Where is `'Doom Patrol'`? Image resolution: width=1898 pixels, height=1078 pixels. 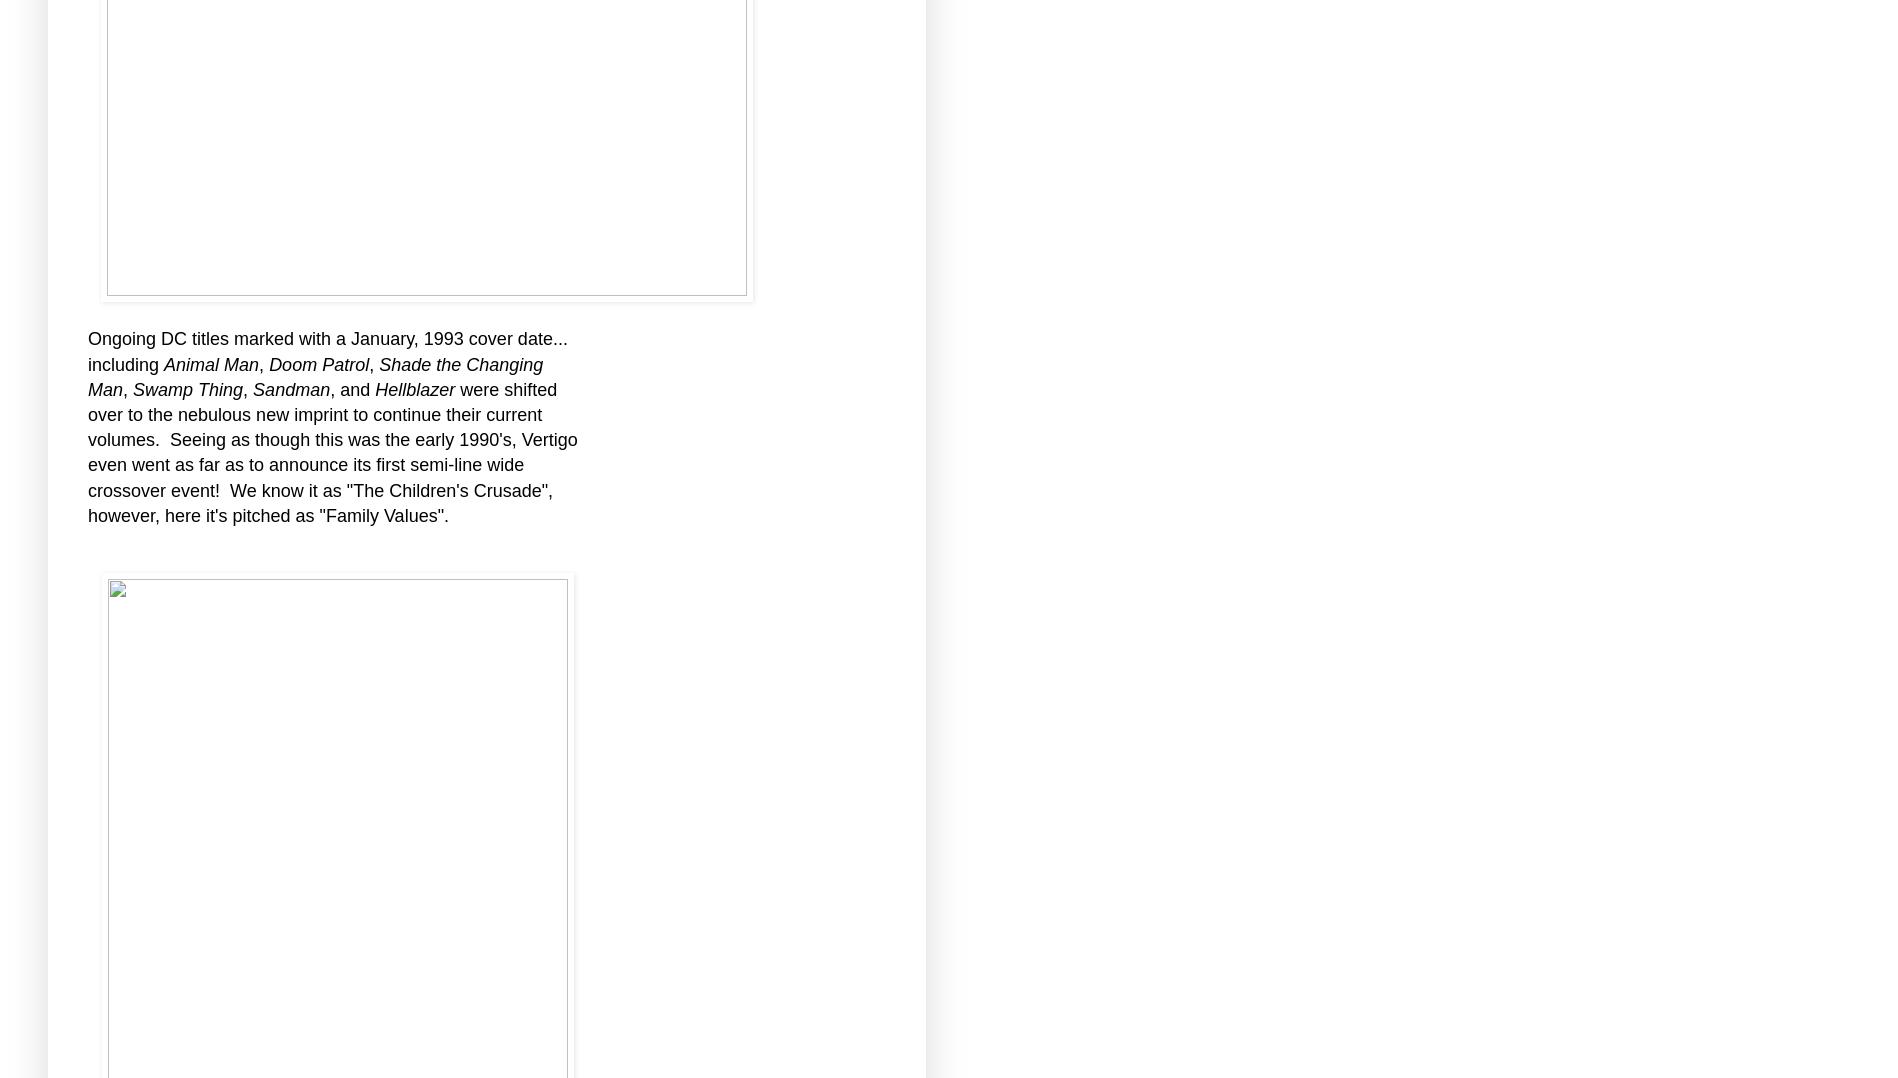 'Doom Patrol' is located at coordinates (319, 364).